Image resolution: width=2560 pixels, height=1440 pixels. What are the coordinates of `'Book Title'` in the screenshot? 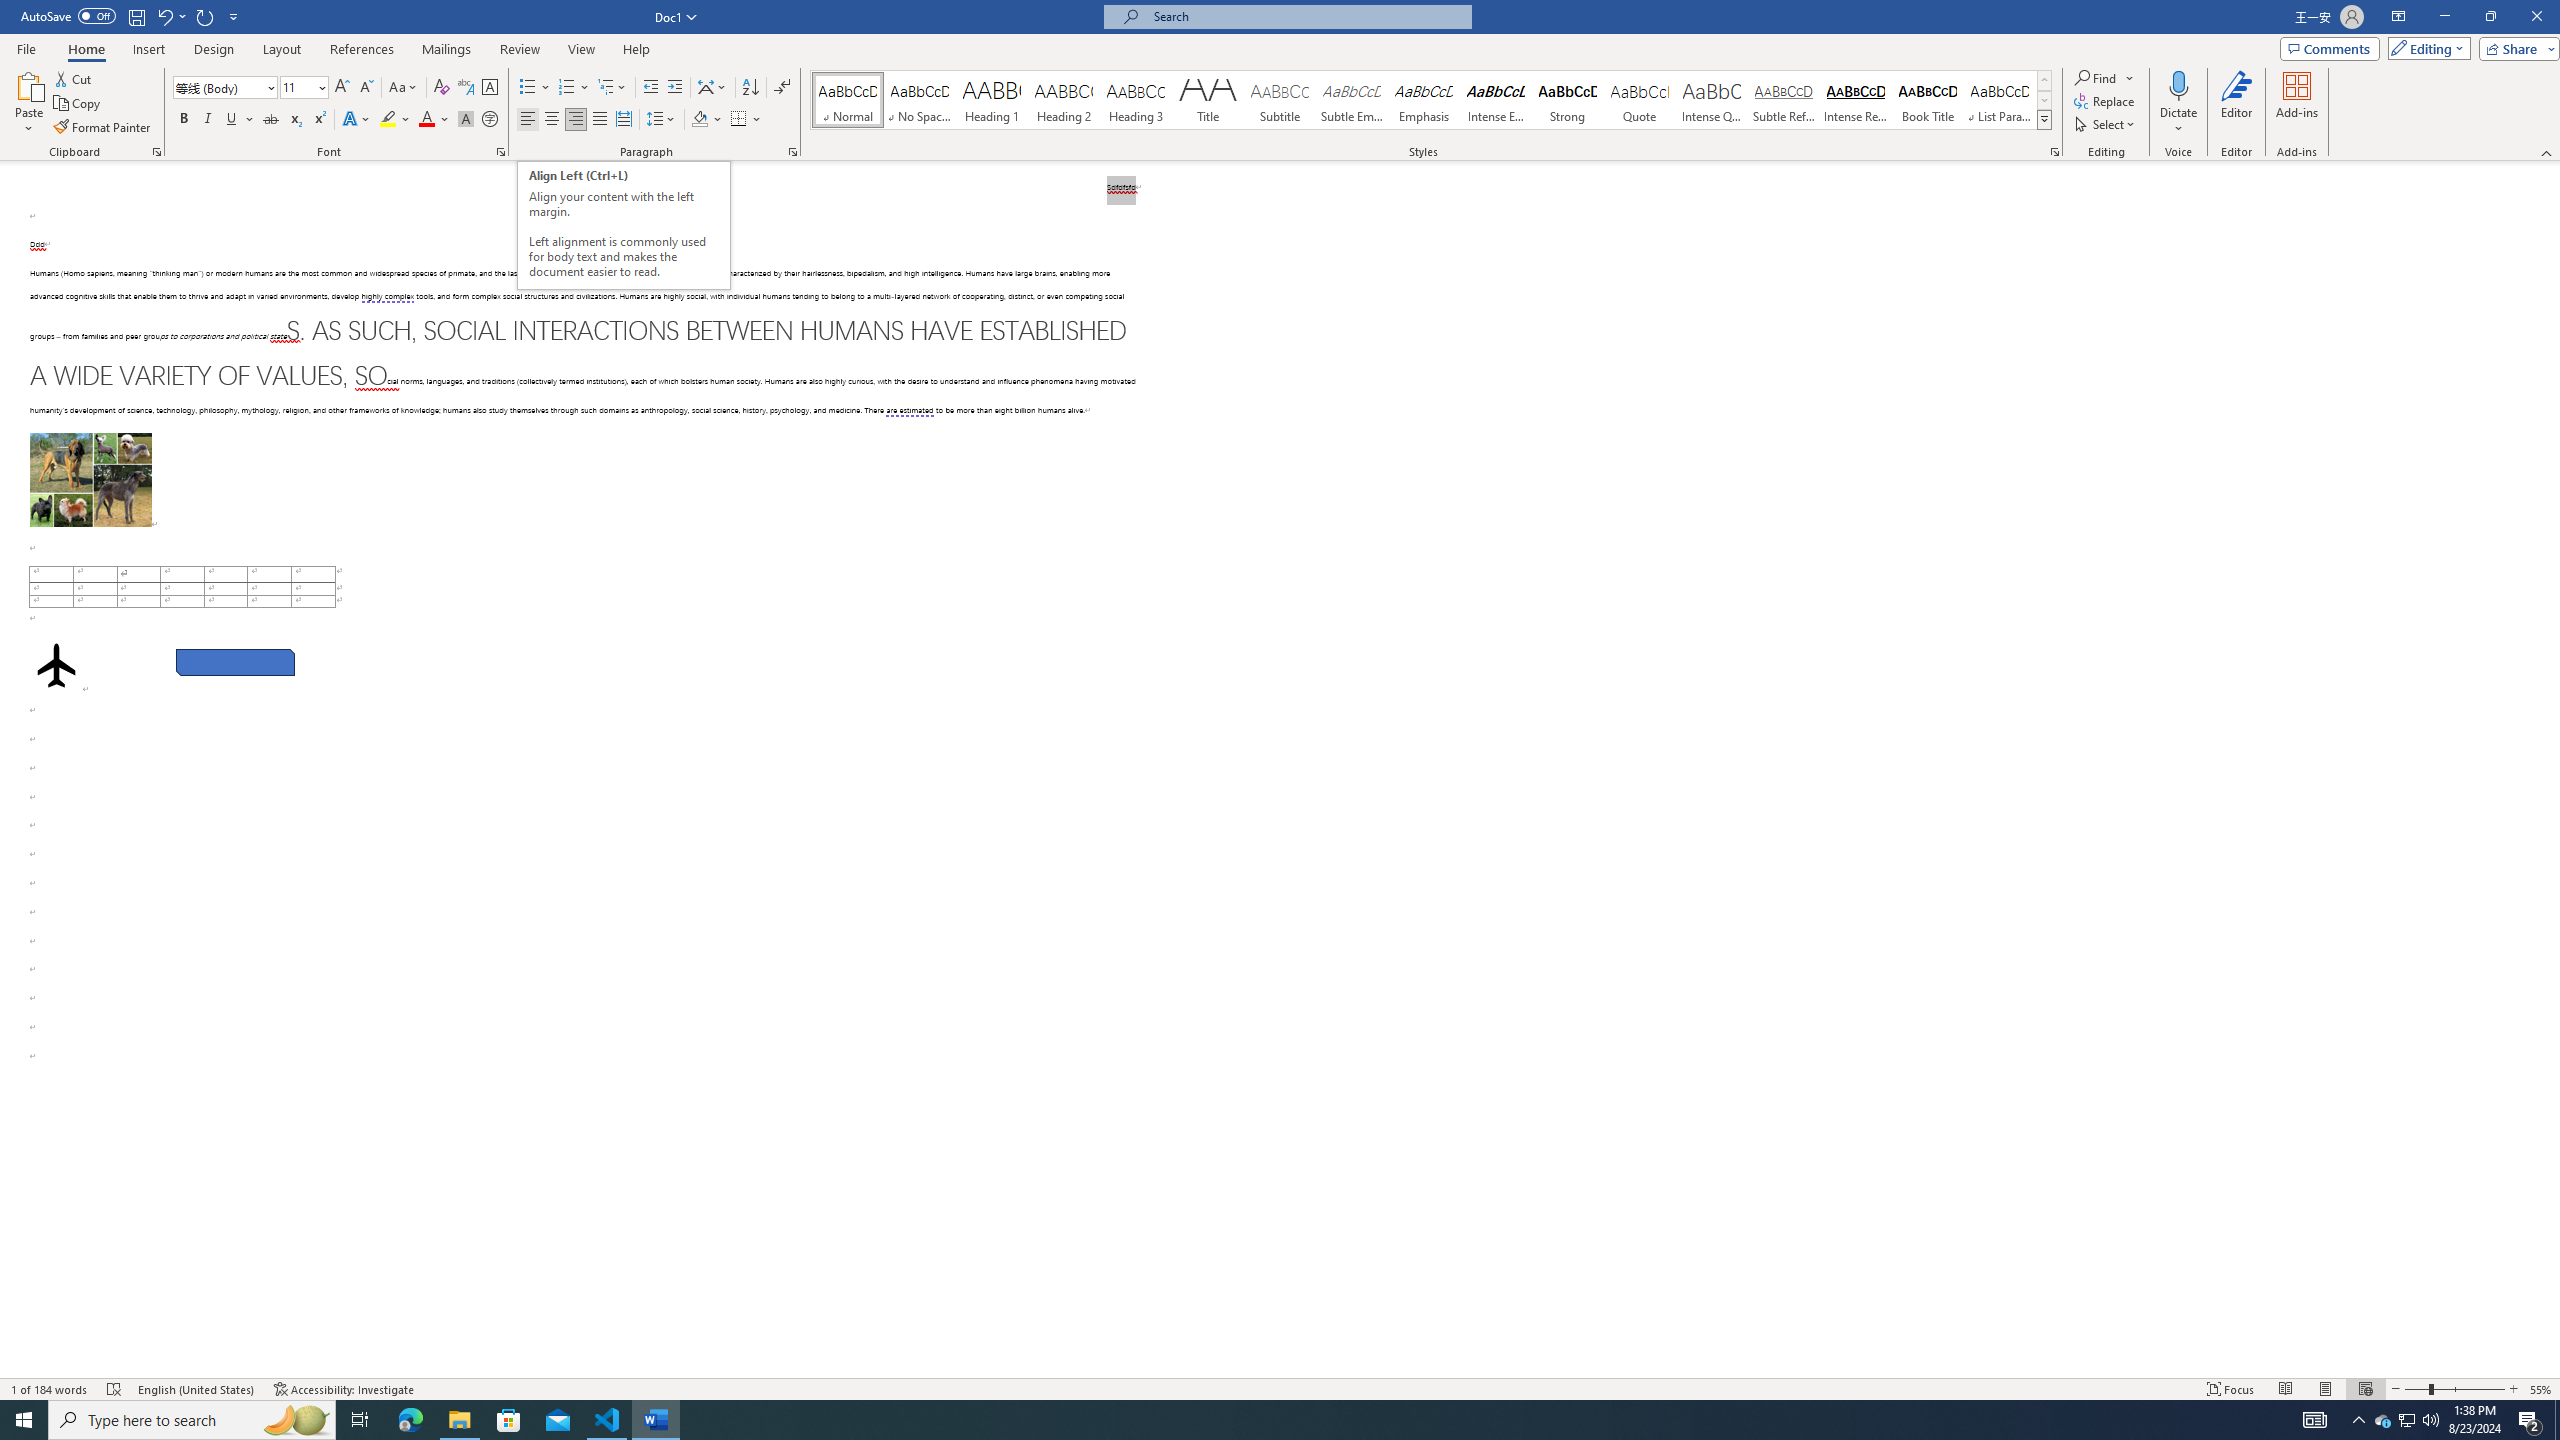 It's located at (1927, 99).